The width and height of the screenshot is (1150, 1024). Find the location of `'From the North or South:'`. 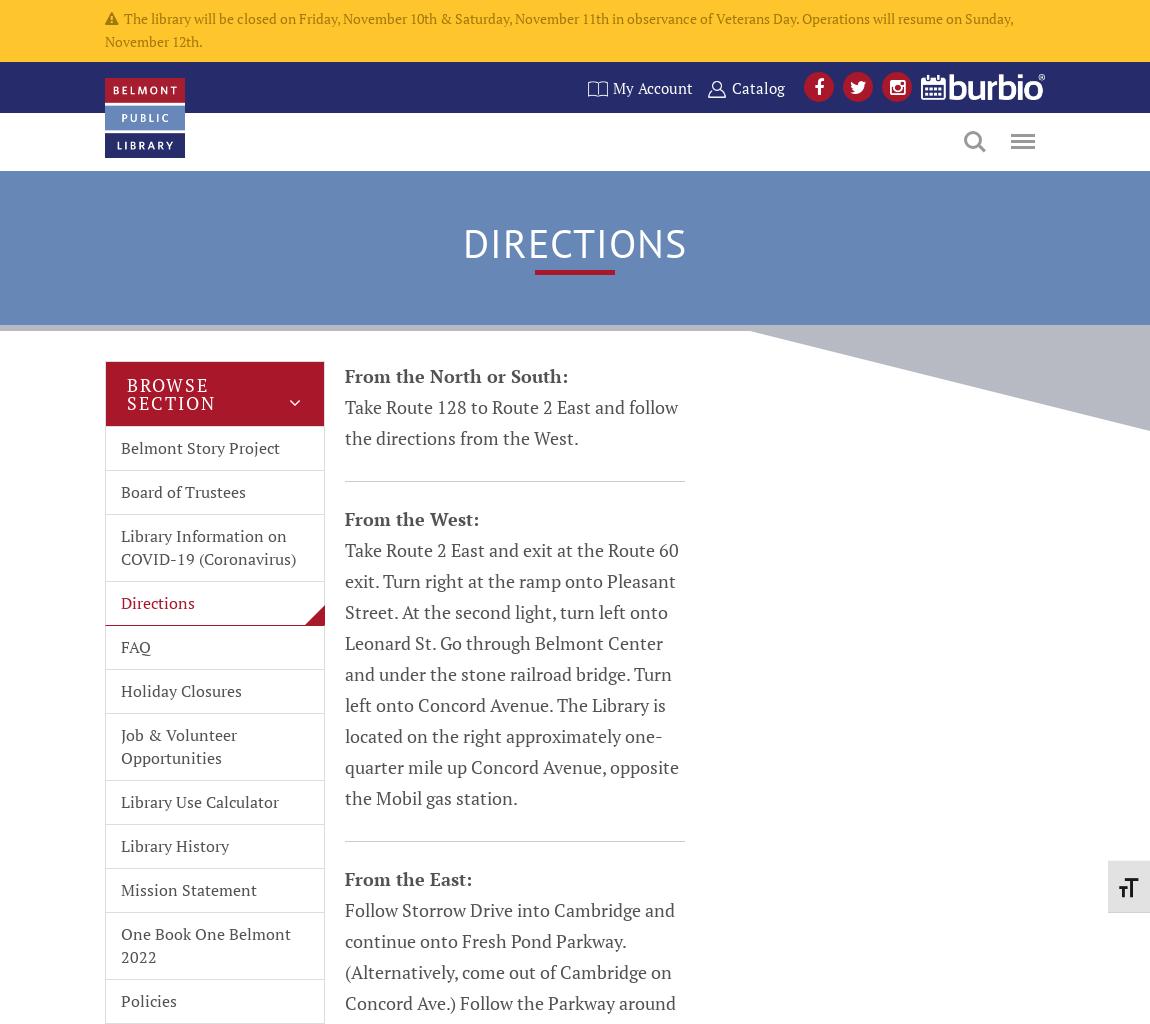

'From the North or South:' is located at coordinates (456, 374).